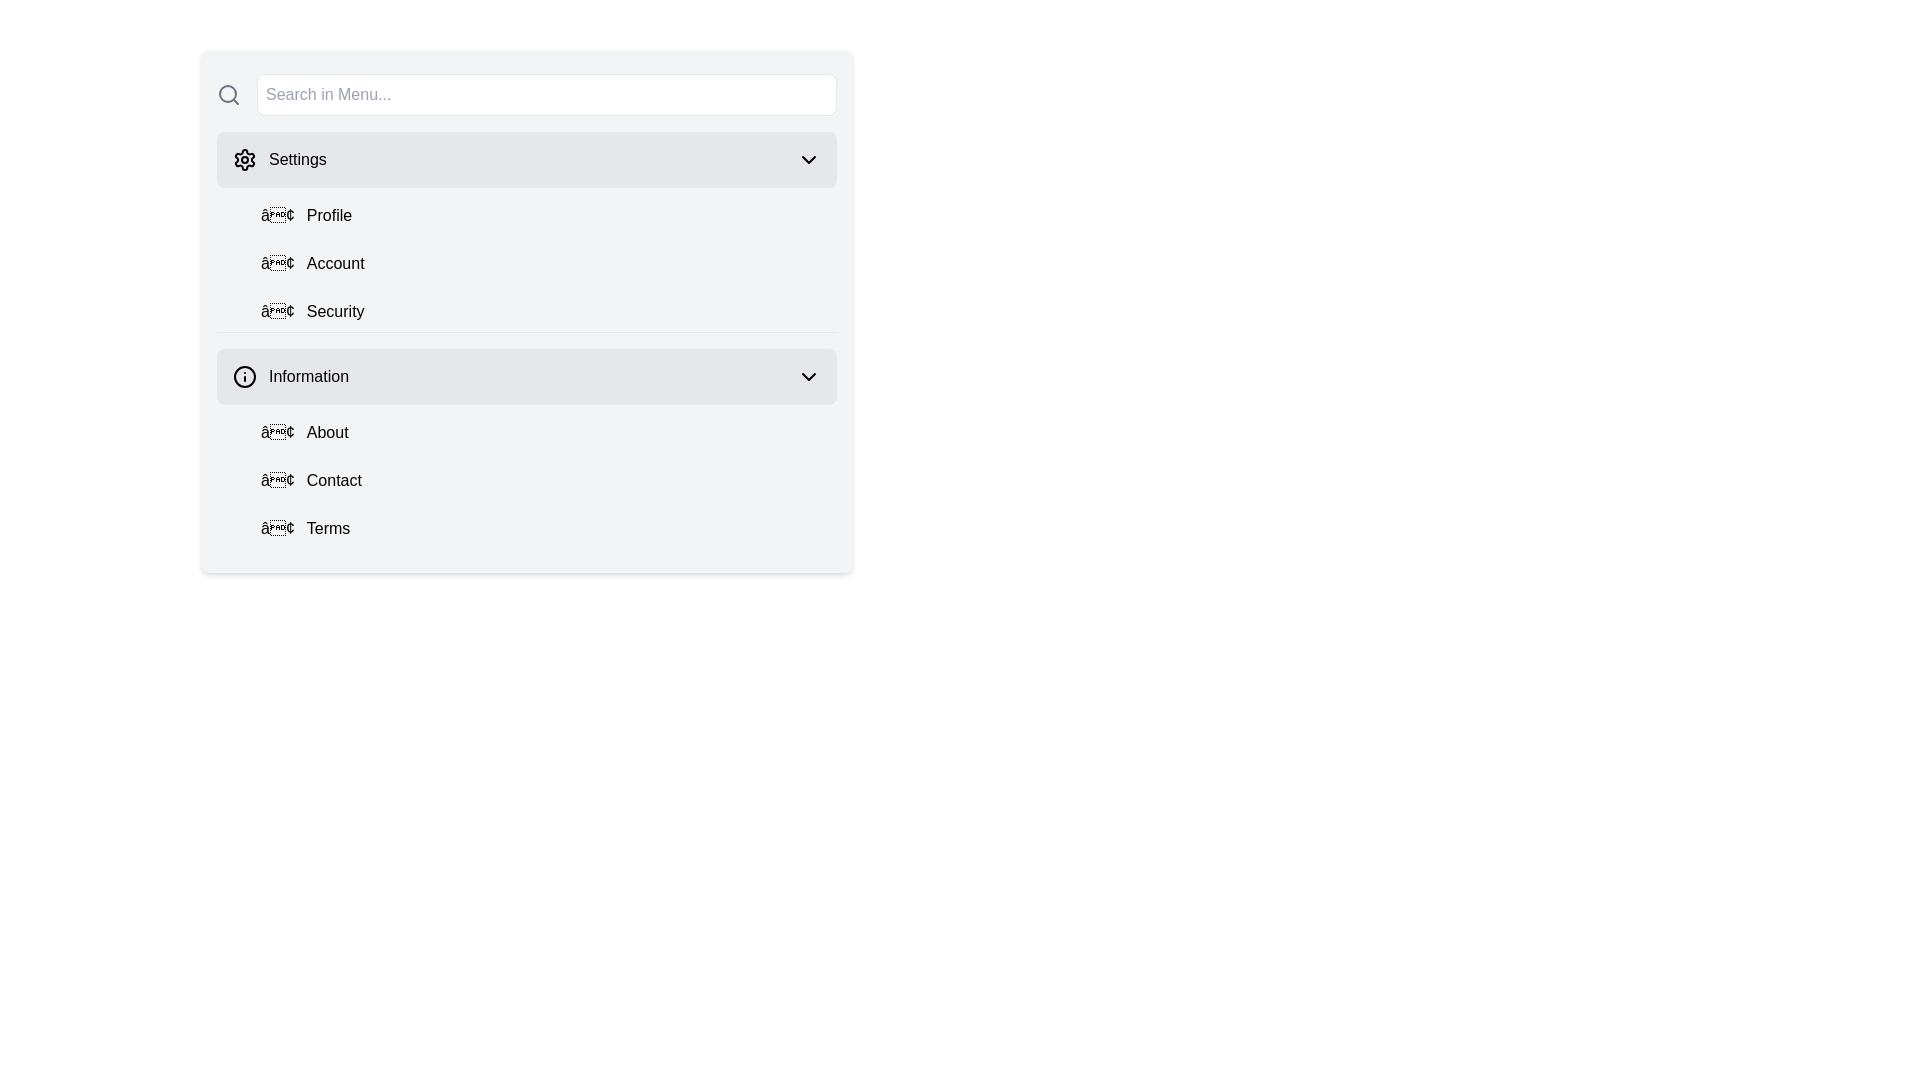 This screenshot has height=1080, width=1920. Describe the element at coordinates (527, 216) in the screenshot. I see `the navigation button located in the 'Settings' section` at that location.